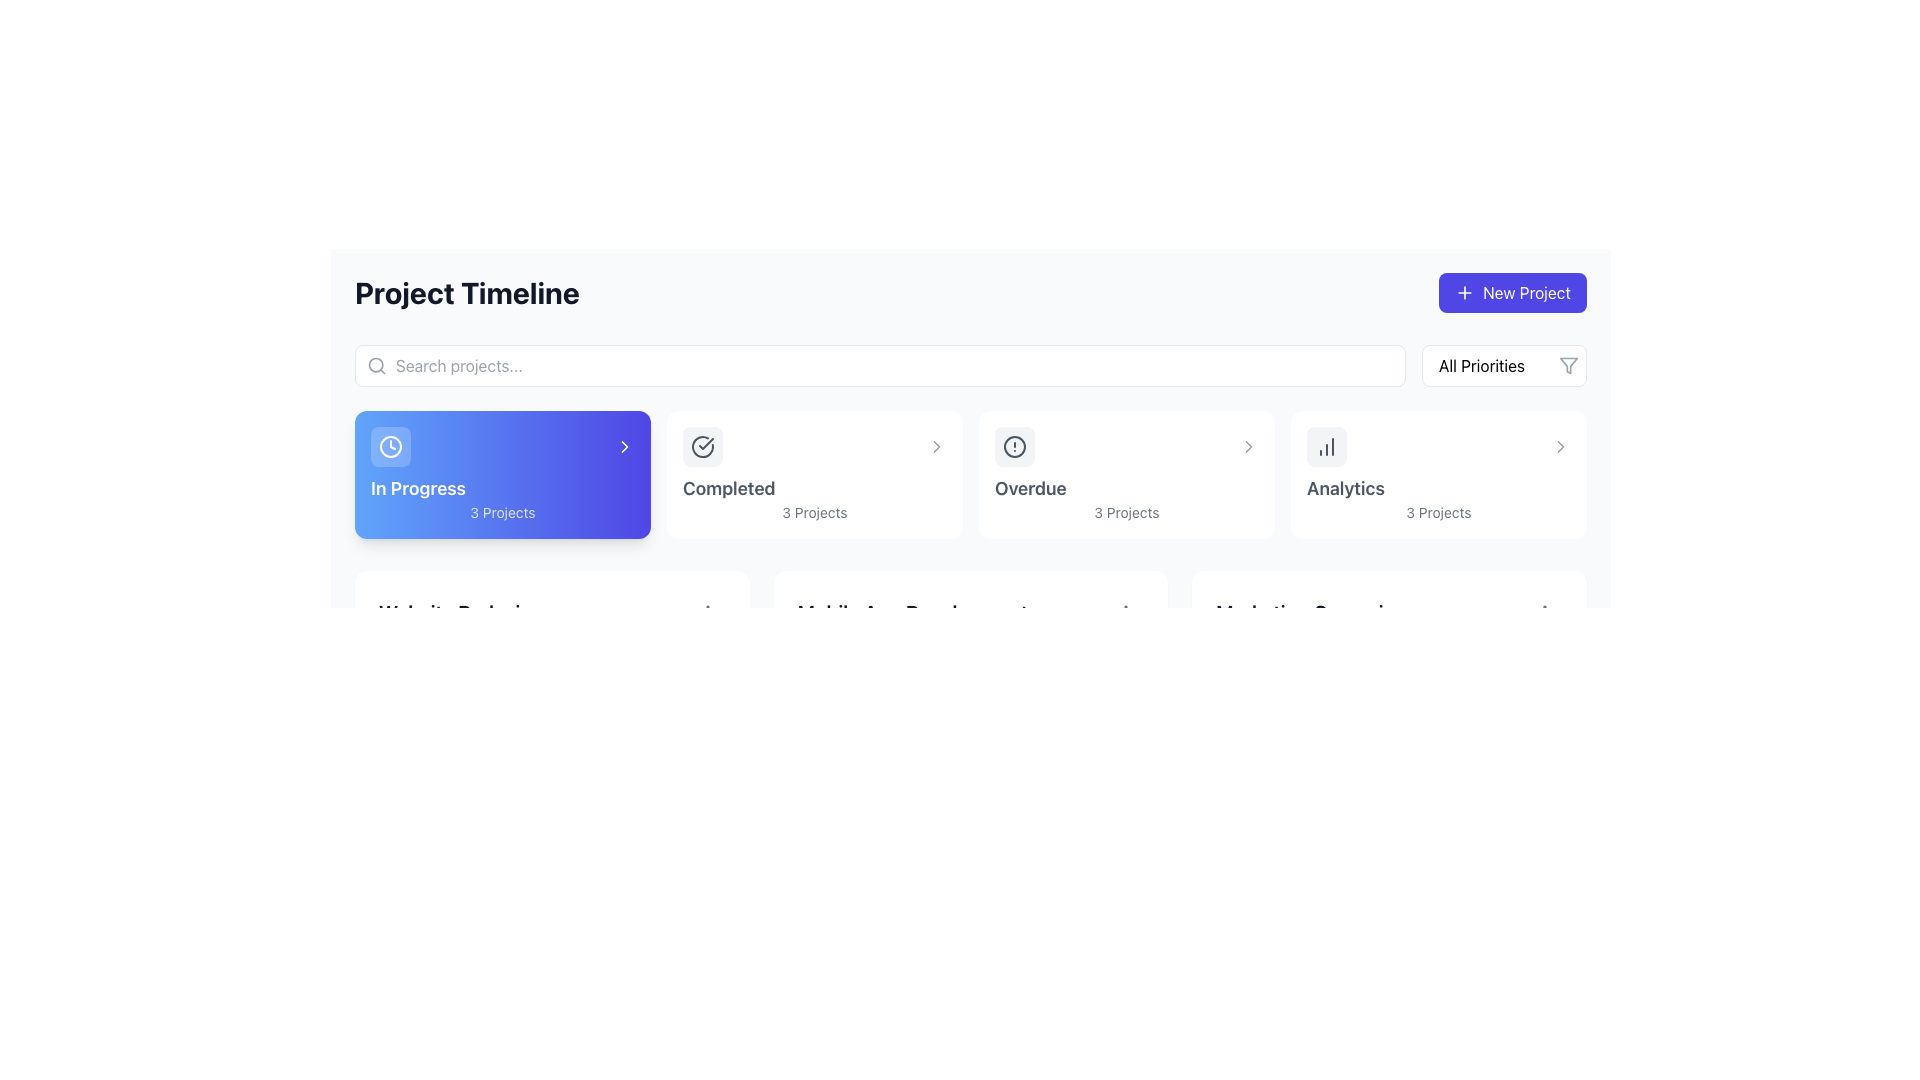 Image resolution: width=1920 pixels, height=1080 pixels. Describe the element at coordinates (1512, 293) in the screenshot. I see `the 'Create New Project' button located on the far-right side of the interface header, next to the 'Project Timeline' title` at that location.